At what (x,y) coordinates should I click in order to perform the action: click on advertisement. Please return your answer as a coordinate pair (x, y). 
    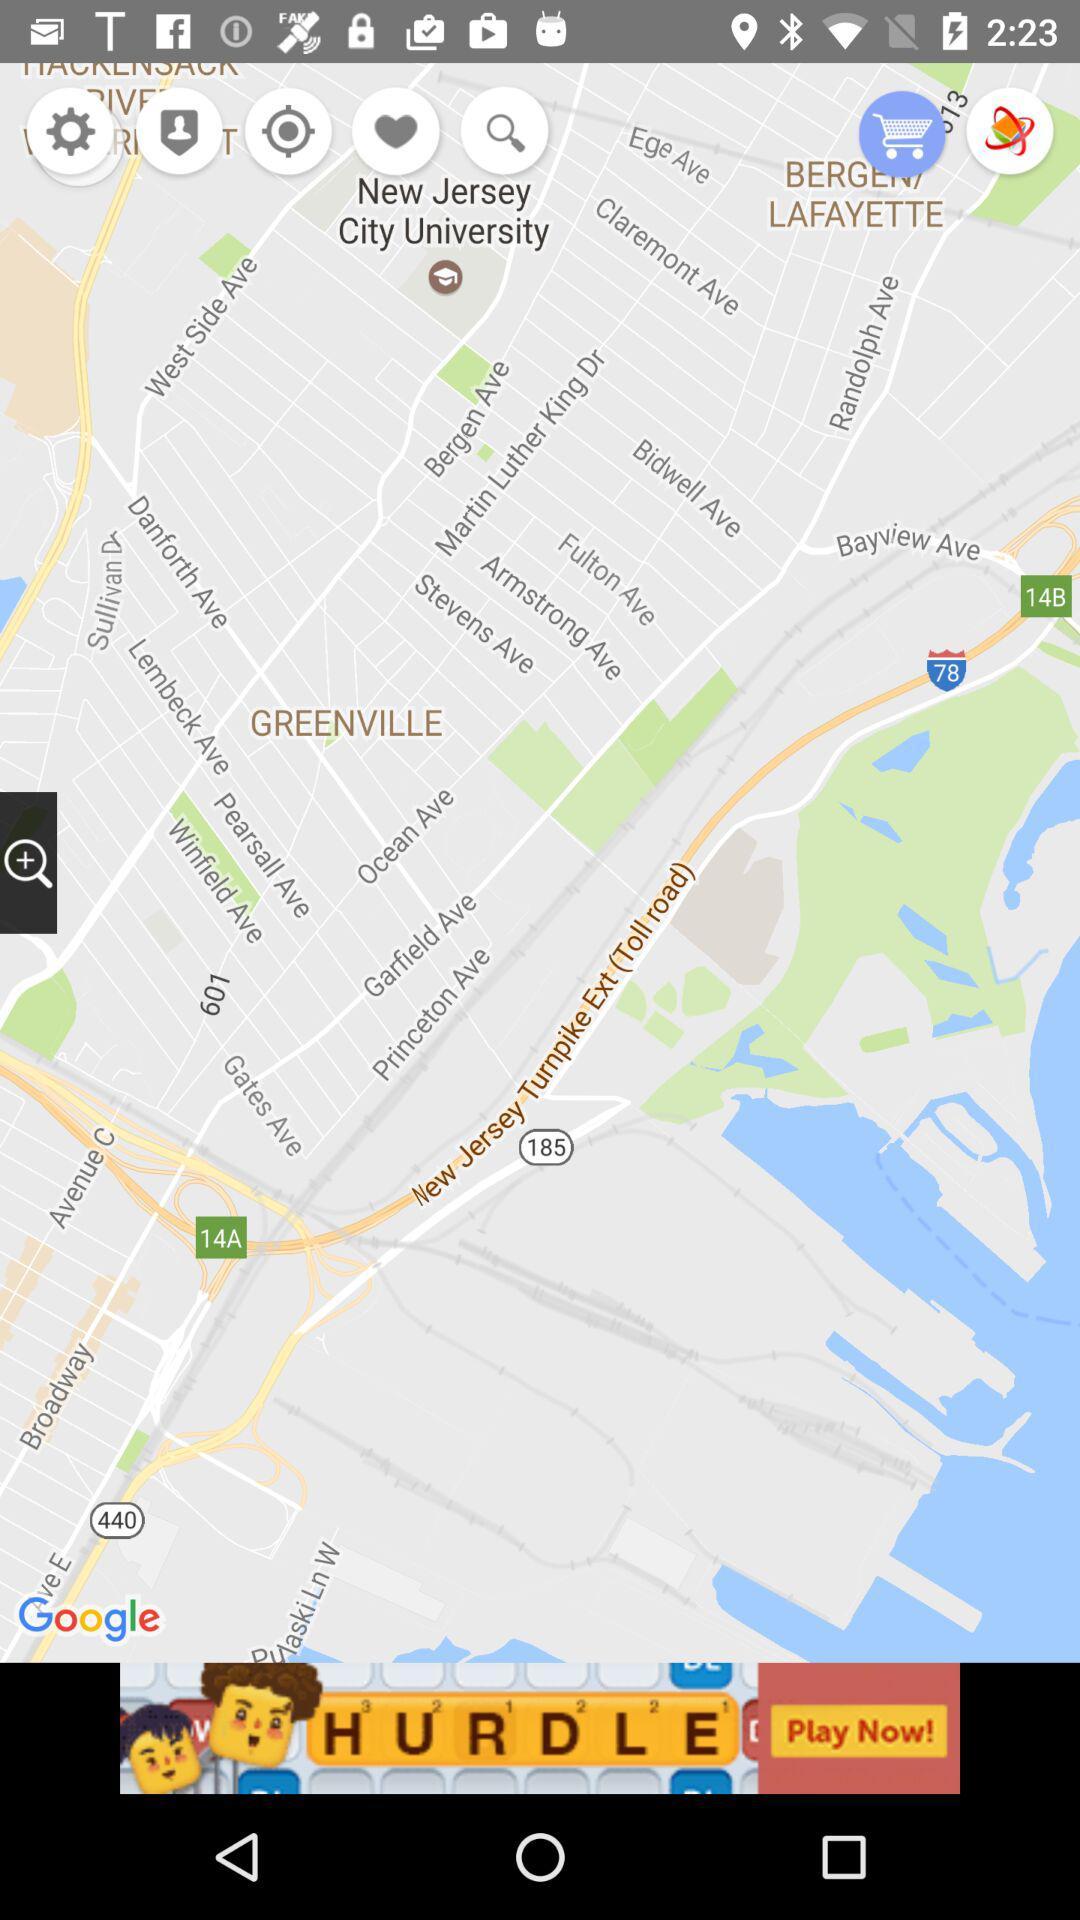
    Looking at the image, I should click on (540, 1727).